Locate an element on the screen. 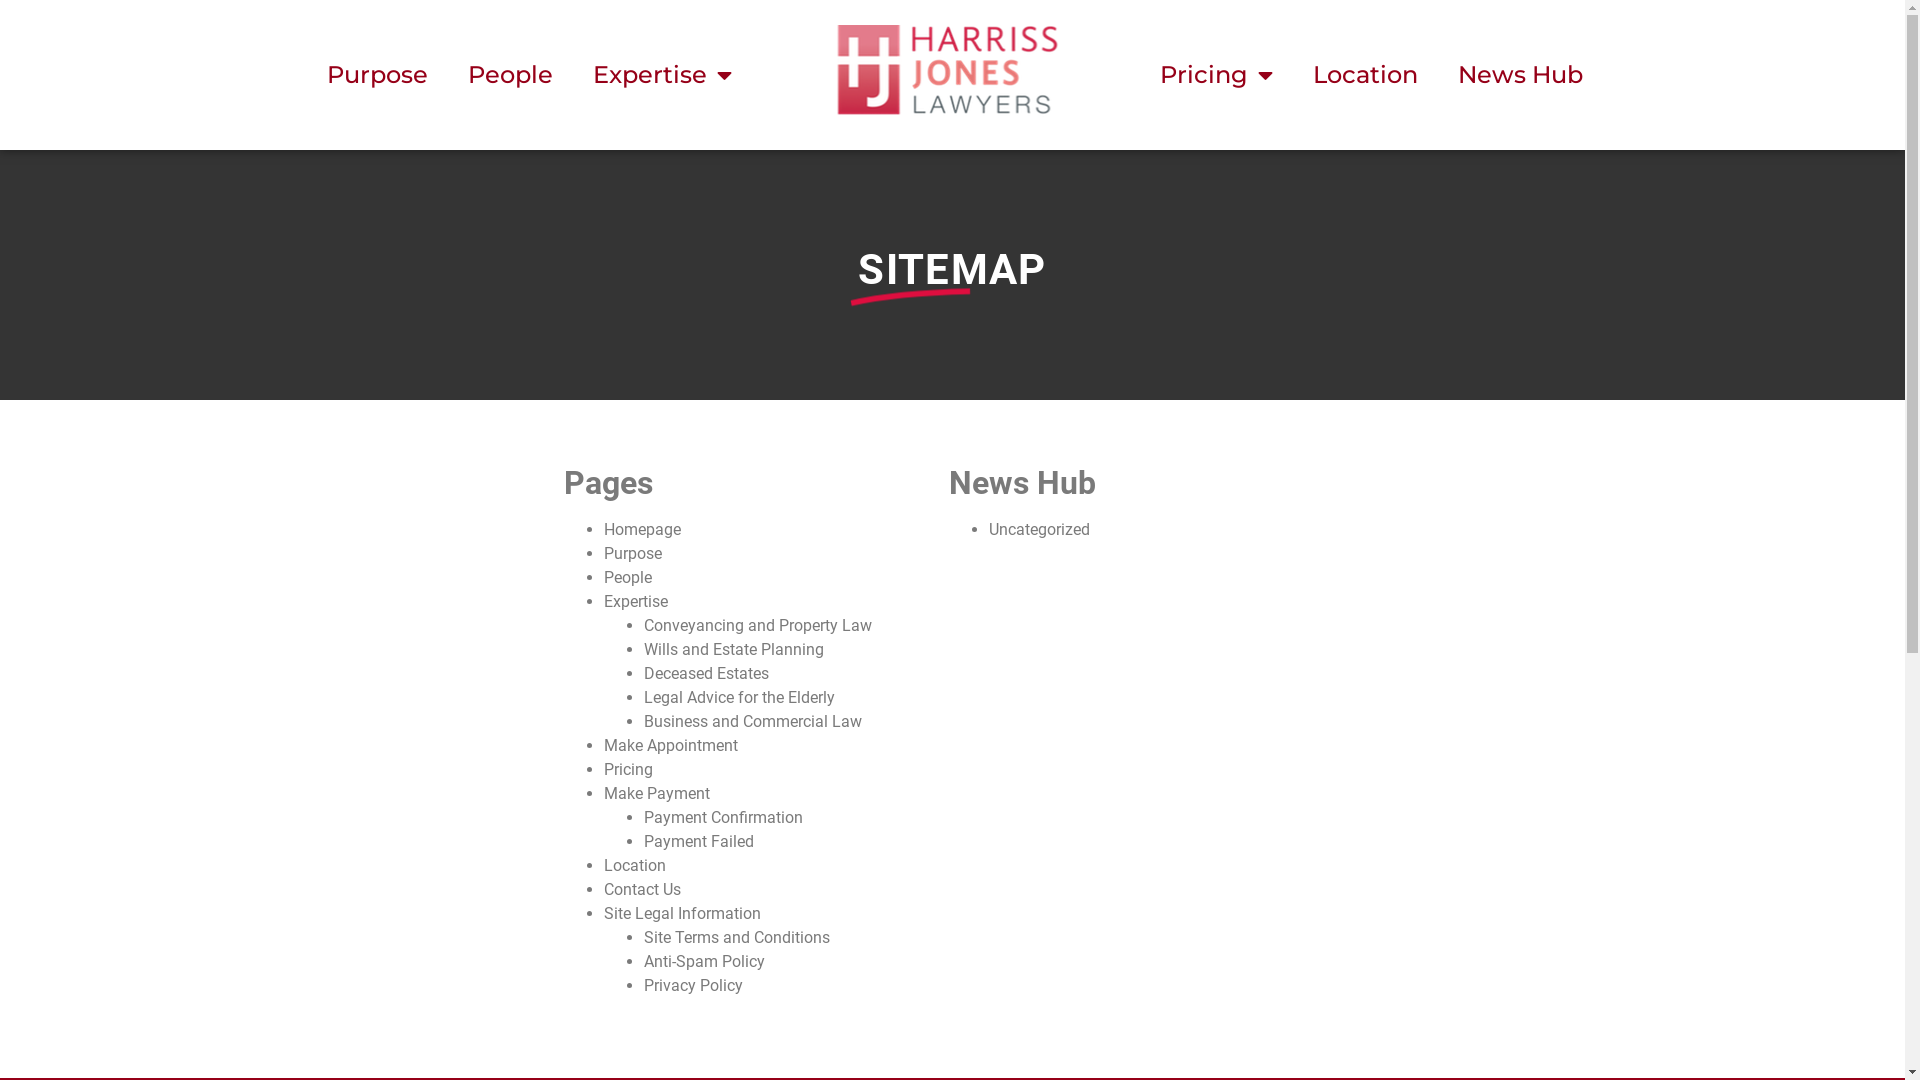 This screenshot has width=1920, height=1080. 'Wills and Estate Planning' is located at coordinates (643, 649).